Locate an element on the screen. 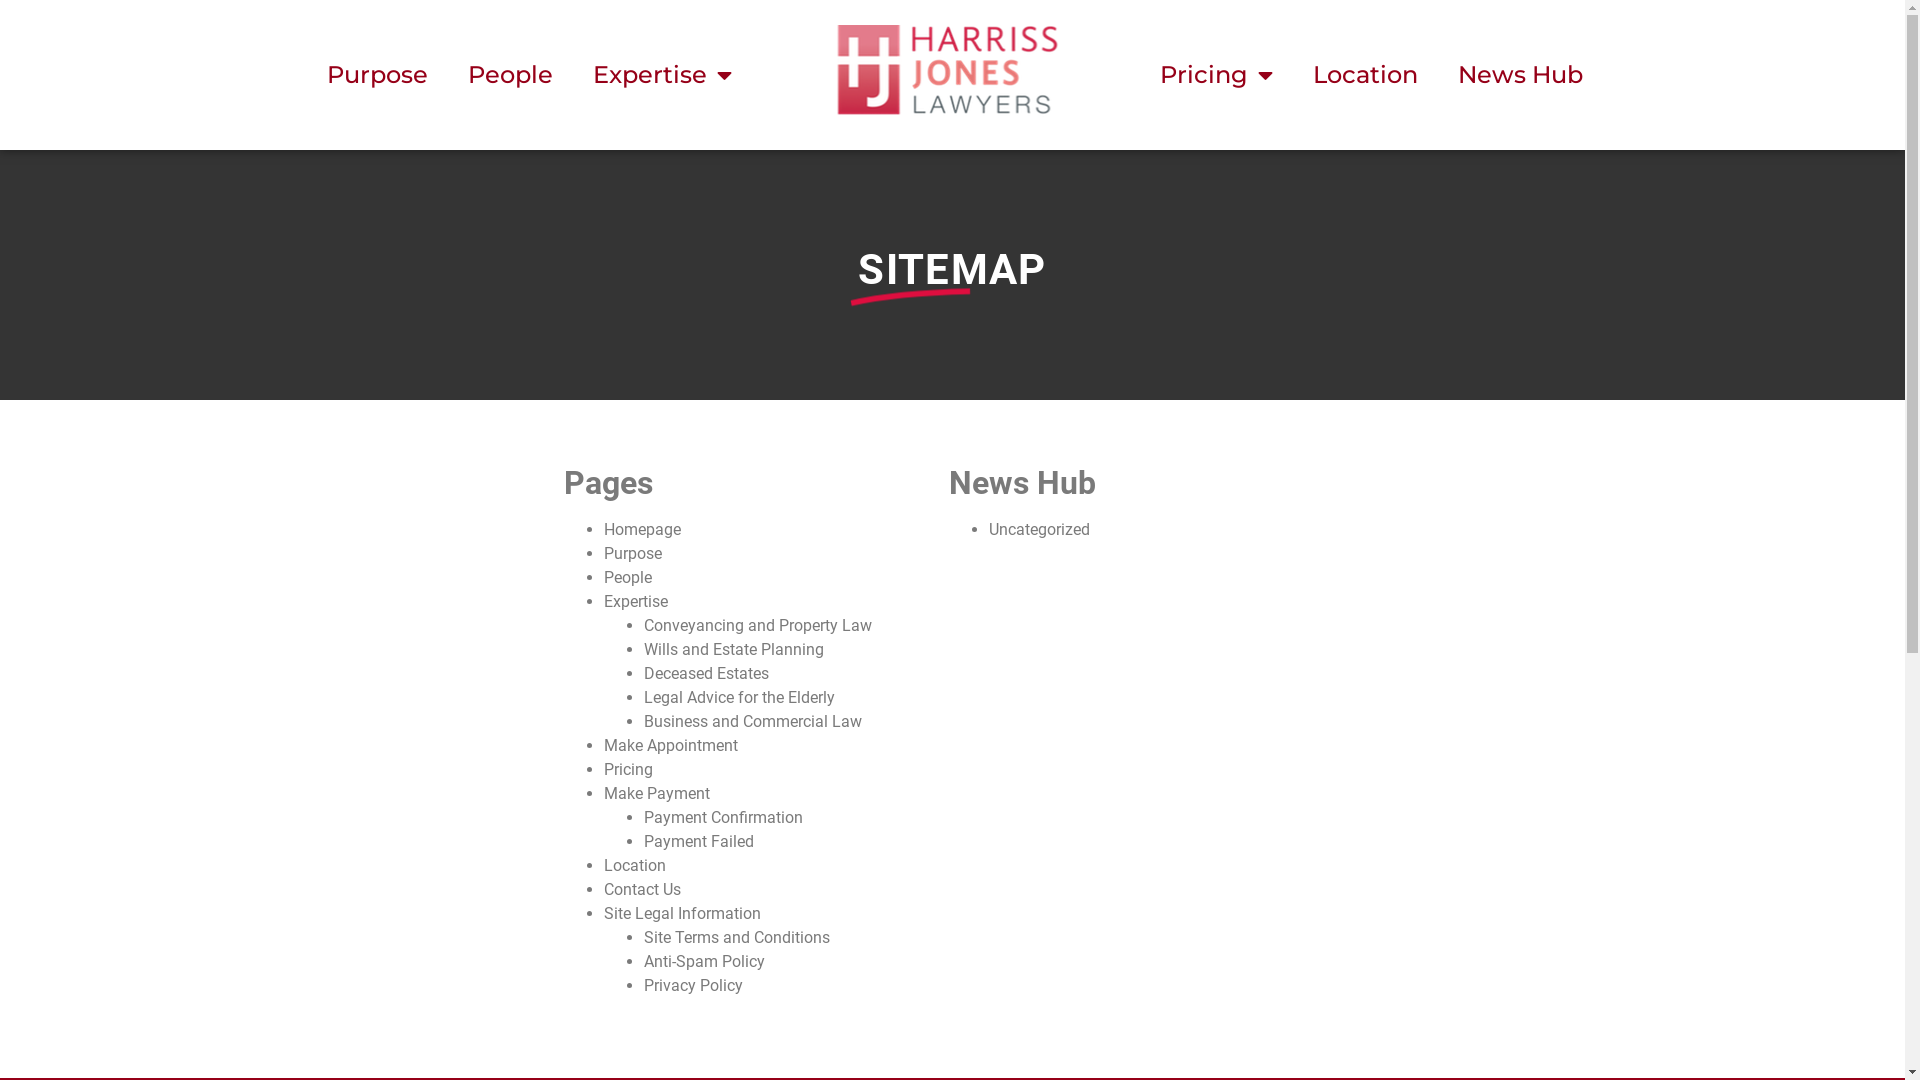 This screenshot has width=1920, height=1080. 'Wills and Estate Planning' is located at coordinates (643, 649).